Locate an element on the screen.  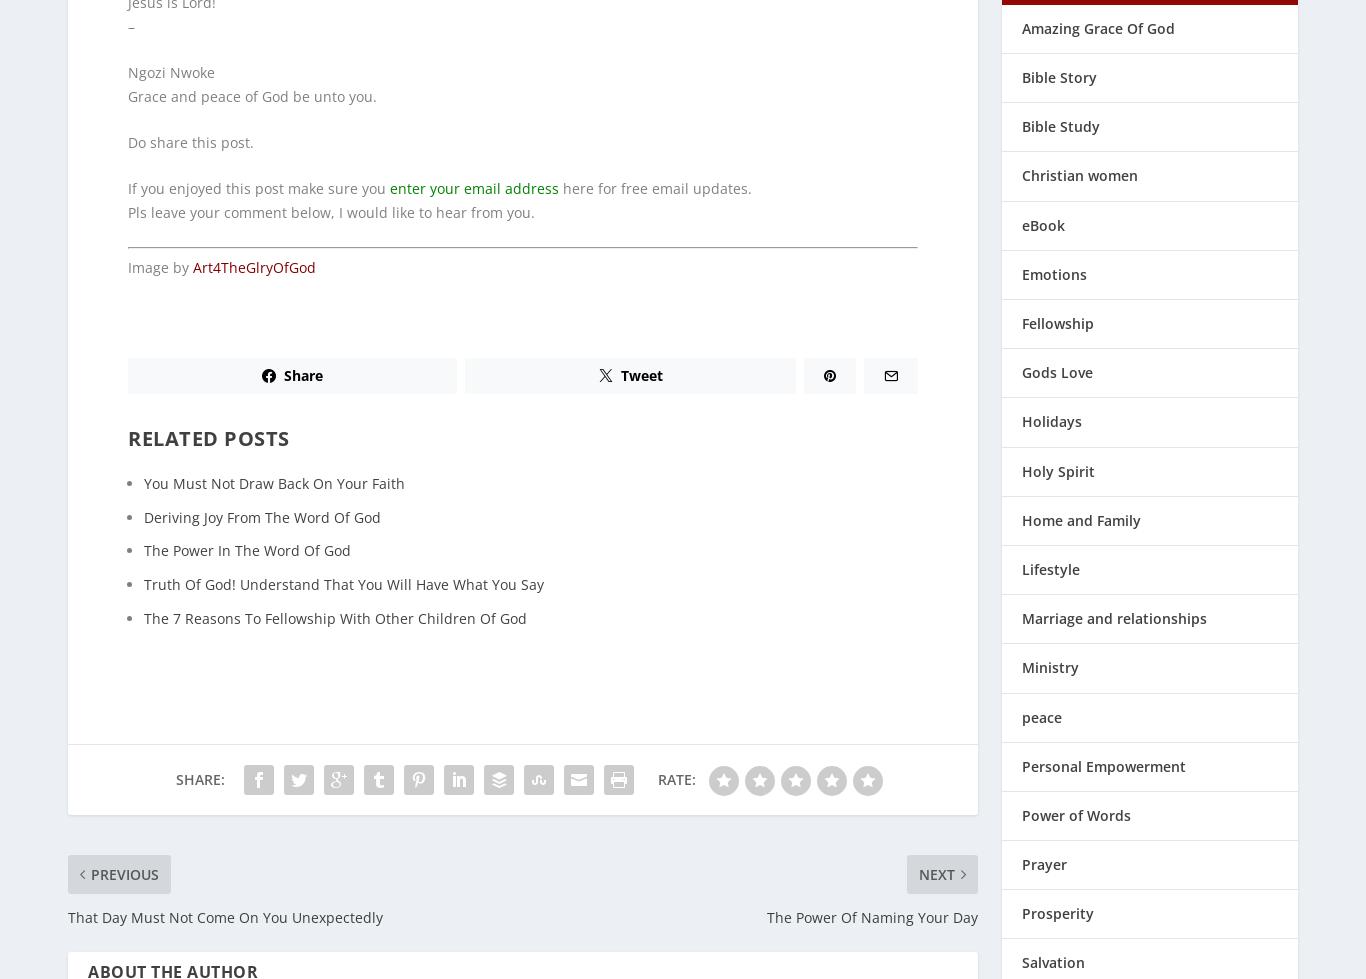
'Share' is located at coordinates (283, 362).